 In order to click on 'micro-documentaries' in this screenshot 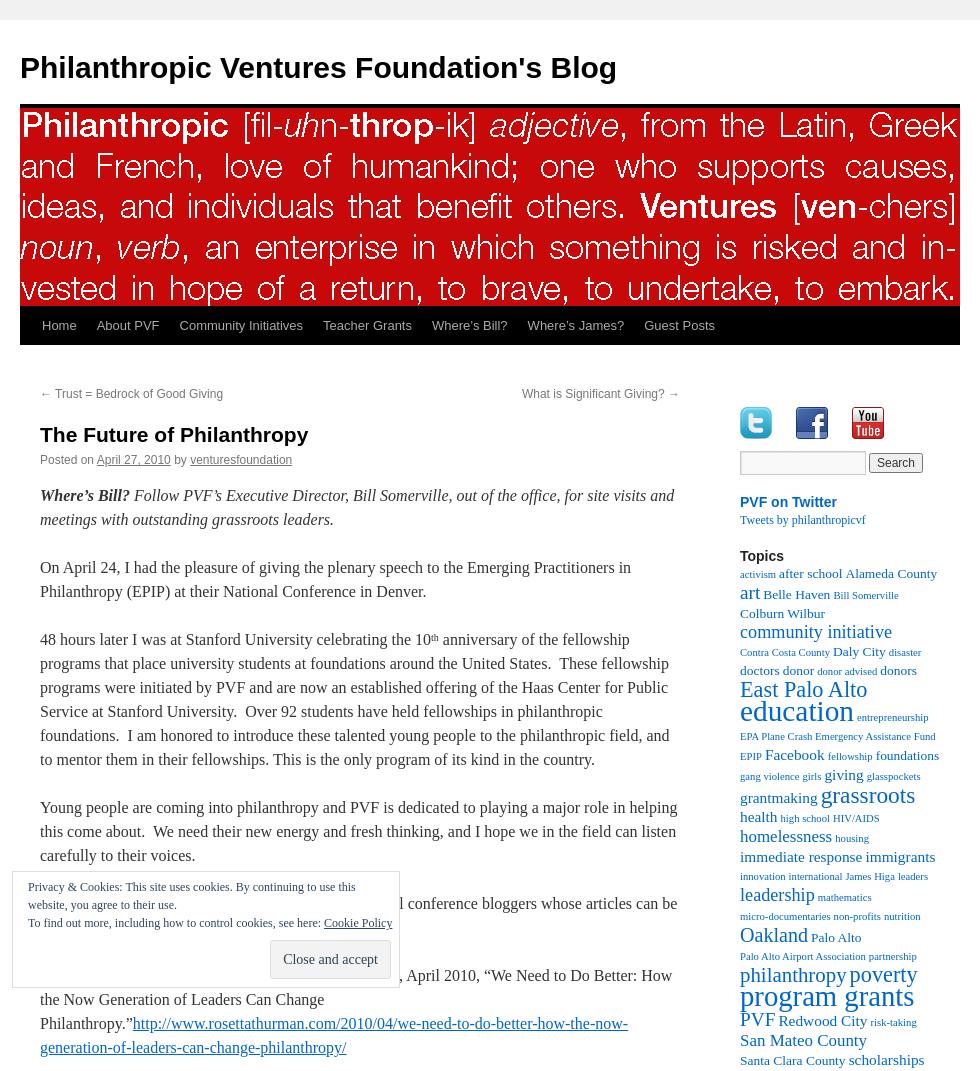, I will do `click(784, 916)`.